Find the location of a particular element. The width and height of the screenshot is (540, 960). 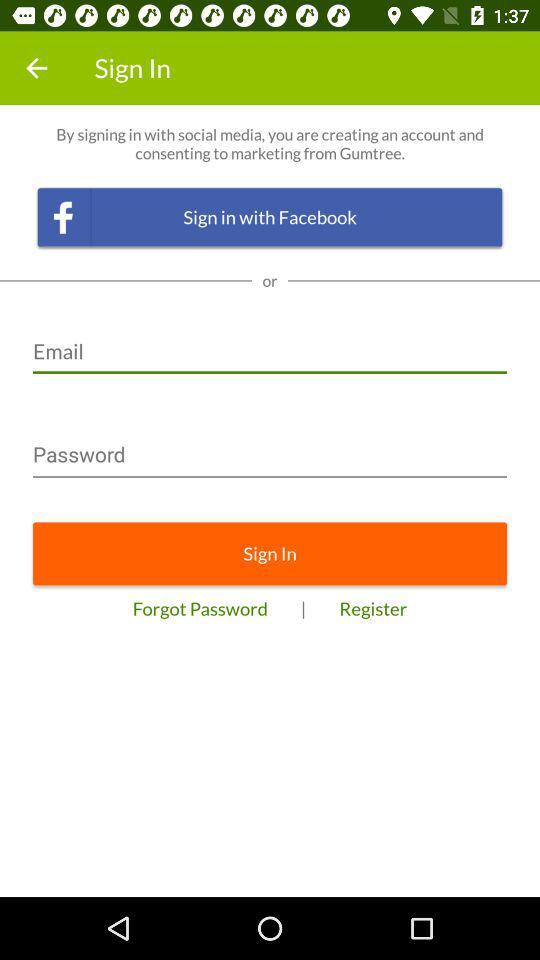

item next to | item is located at coordinates (200, 607).